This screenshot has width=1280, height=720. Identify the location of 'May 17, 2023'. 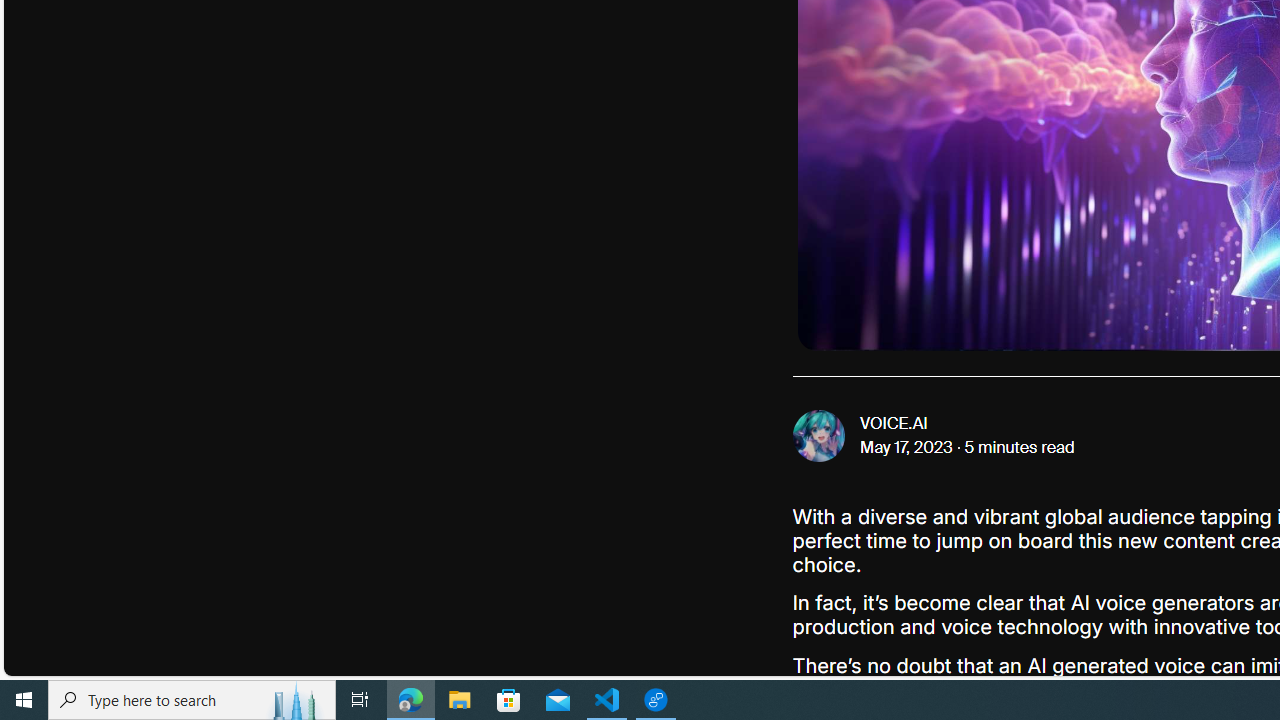
(906, 447).